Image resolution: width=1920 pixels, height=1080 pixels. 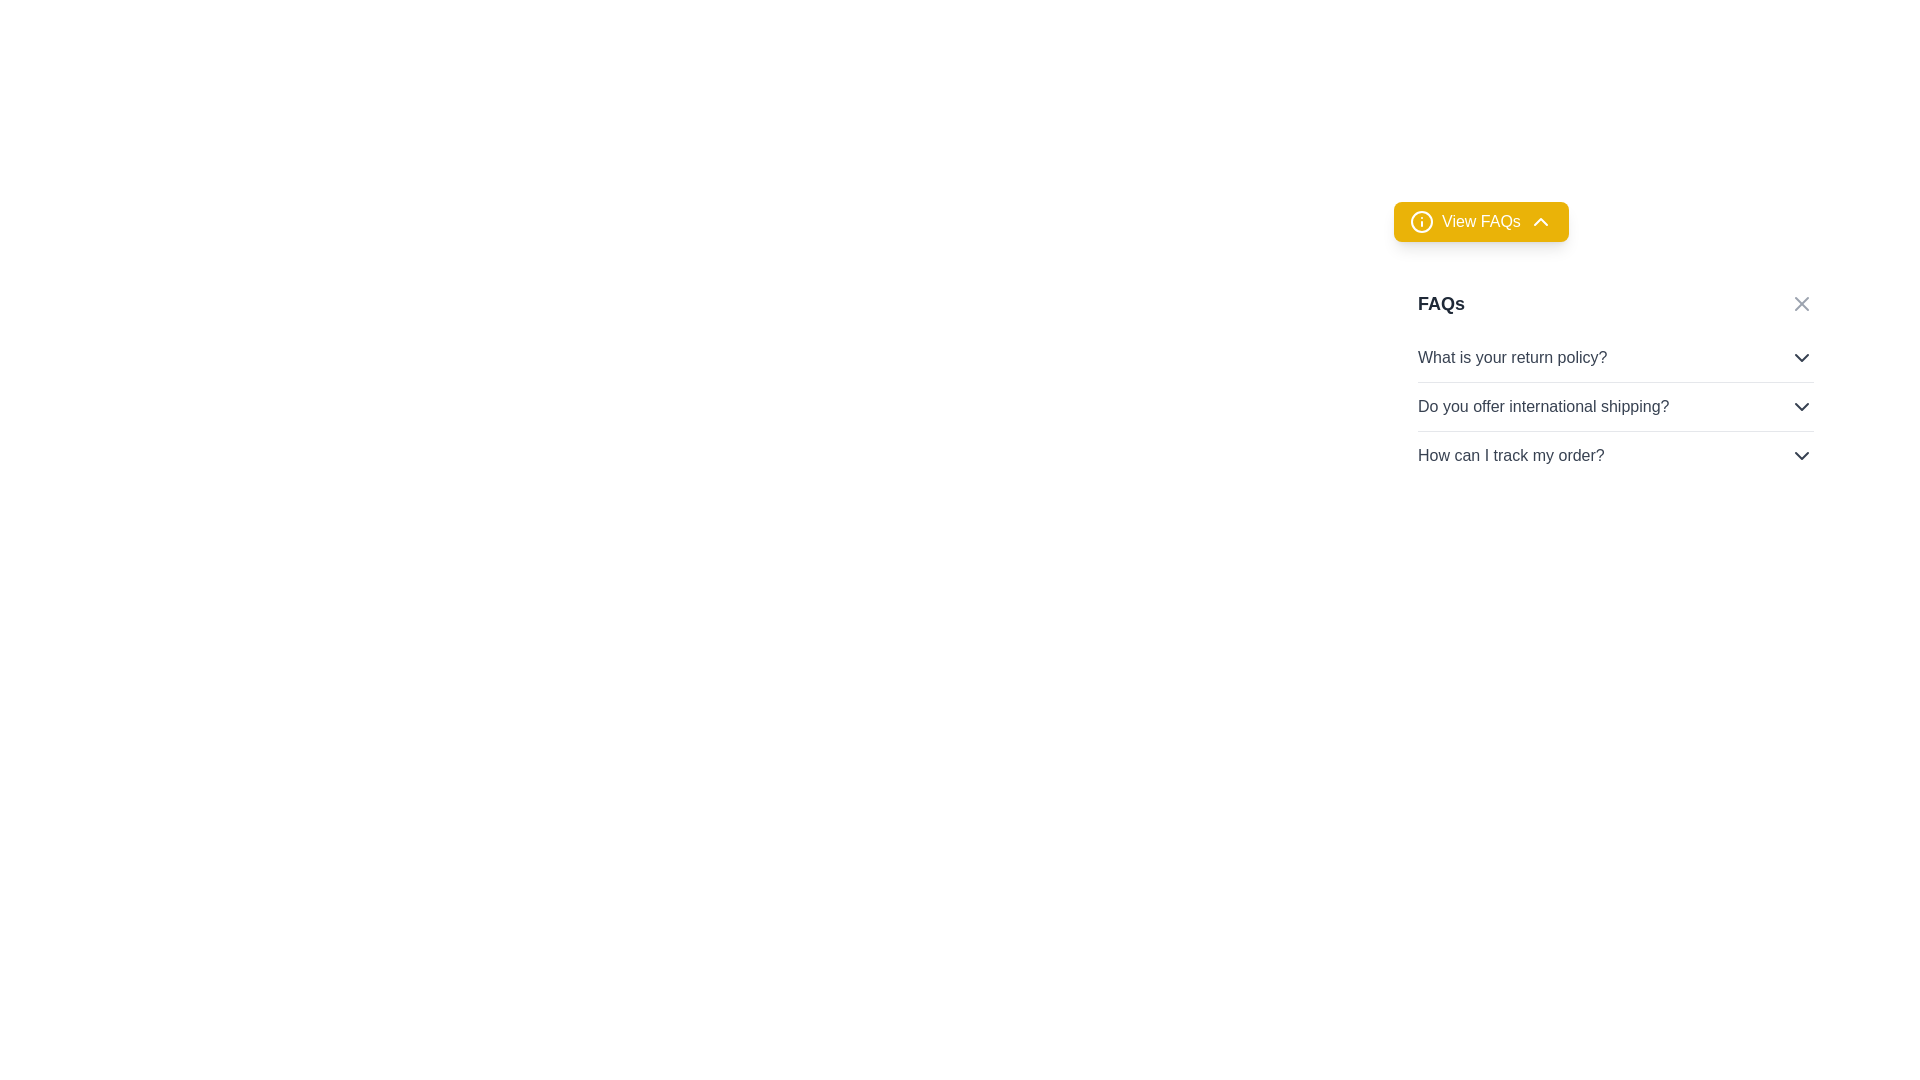 I want to click on the clickable FAQ question that reveals the answer to 'How can I track my order?', so click(x=1616, y=455).